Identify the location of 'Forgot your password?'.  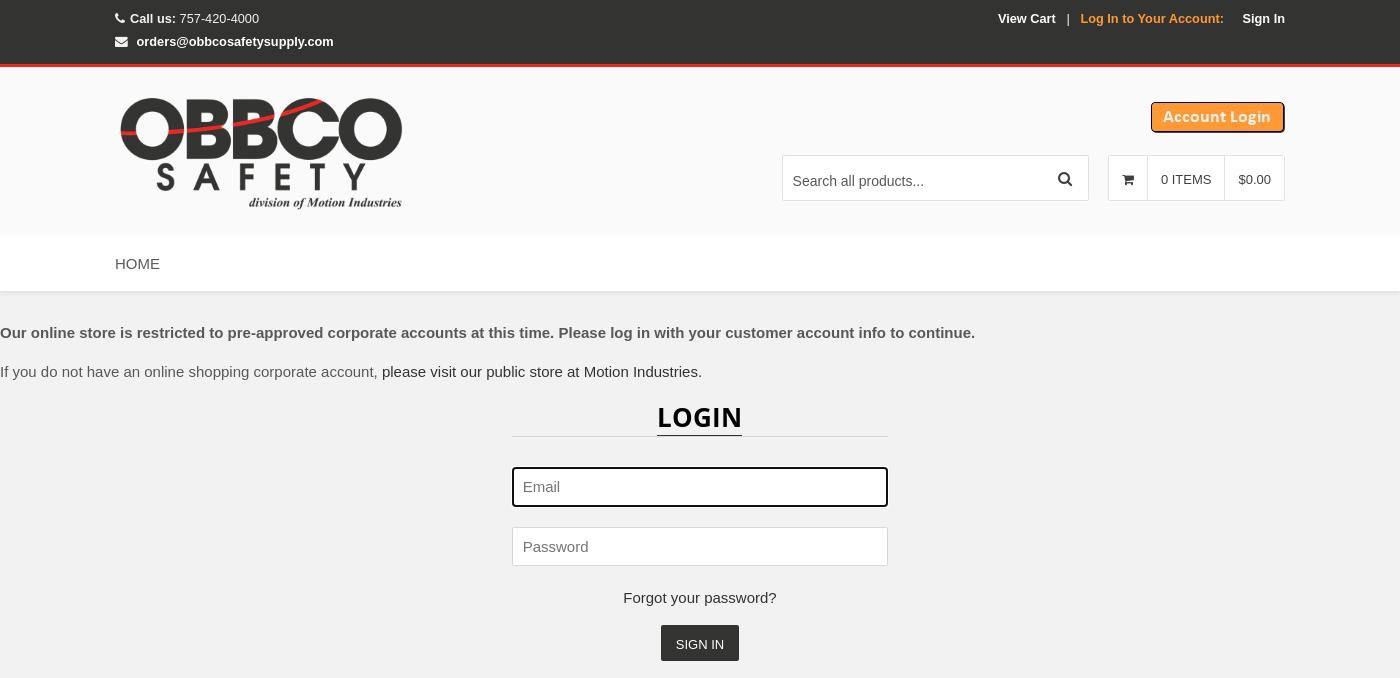
(623, 595).